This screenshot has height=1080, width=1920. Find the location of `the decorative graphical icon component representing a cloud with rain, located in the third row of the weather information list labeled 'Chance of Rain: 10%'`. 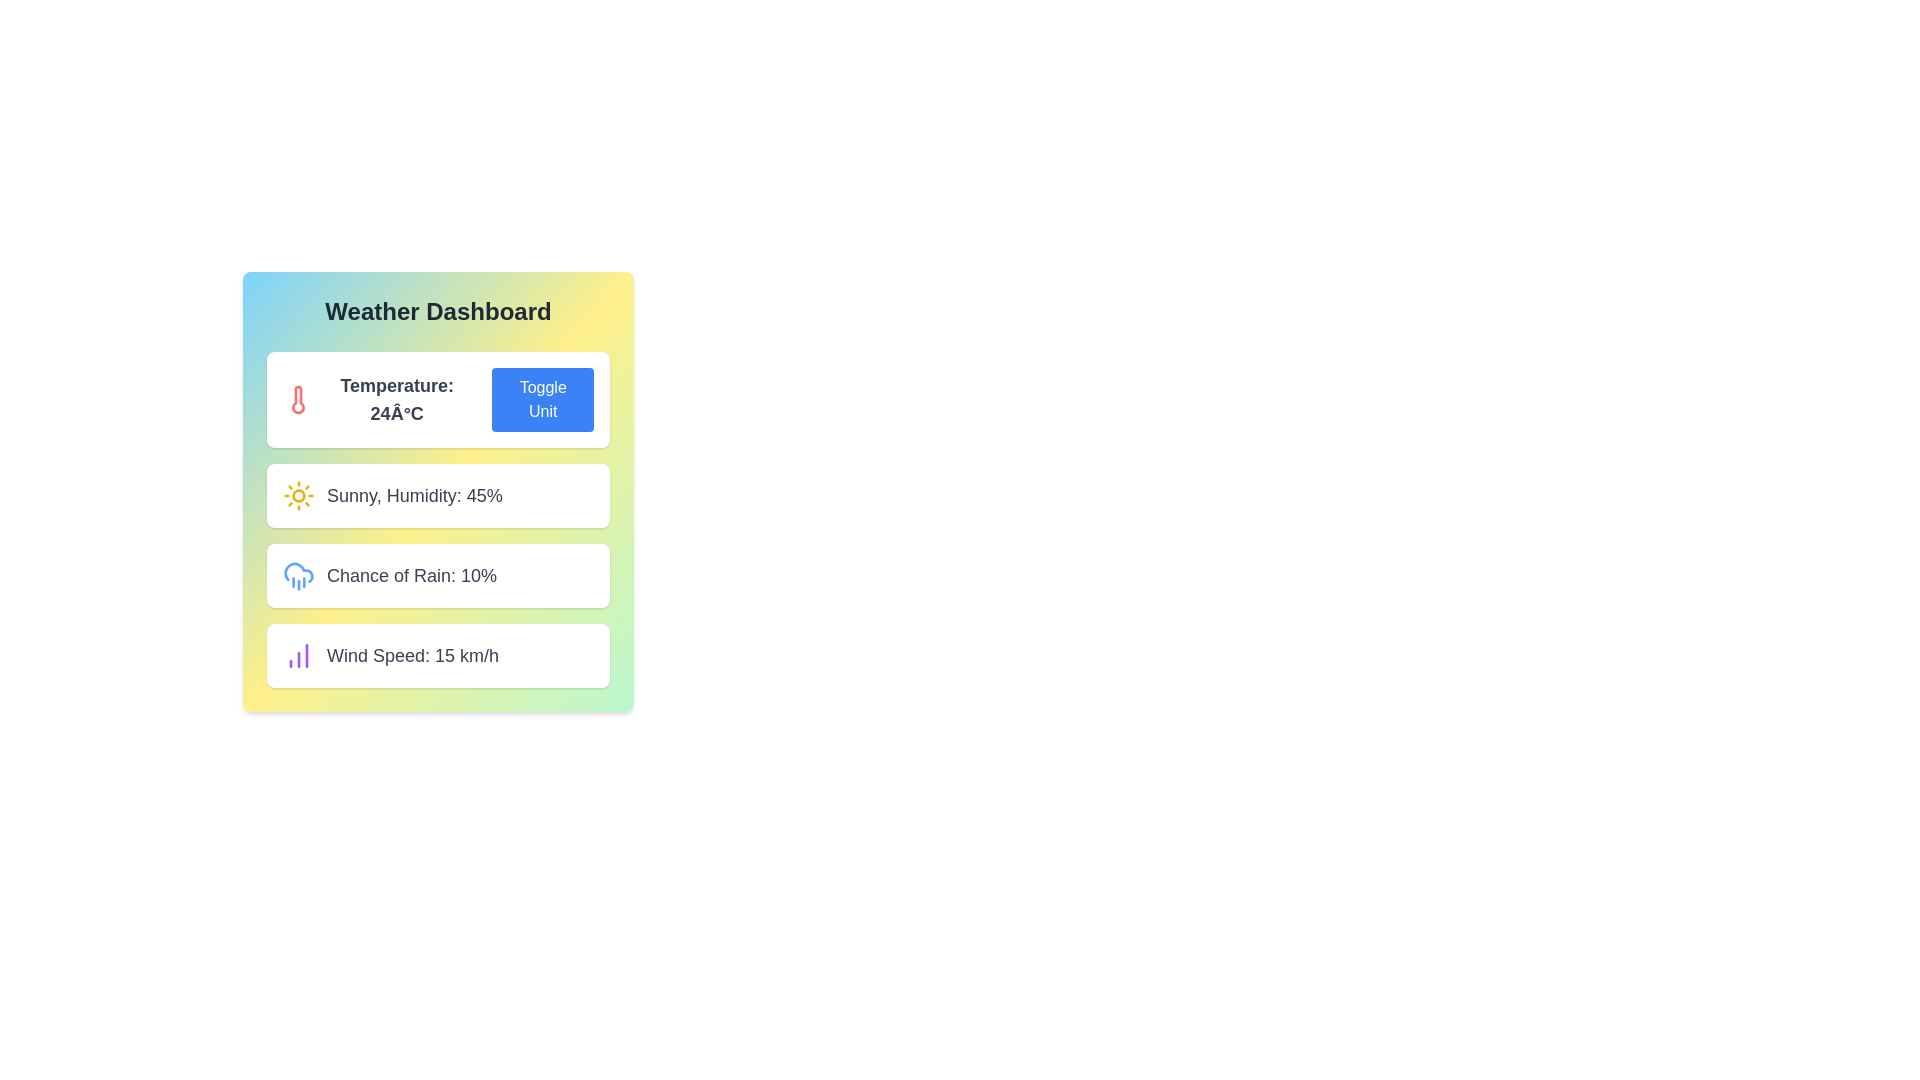

the decorative graphical icon component representing a cloud with rain, located in the third row of the weather information list labeled 'Chance of Rain: 10%' is located at coordinates (297, 572).